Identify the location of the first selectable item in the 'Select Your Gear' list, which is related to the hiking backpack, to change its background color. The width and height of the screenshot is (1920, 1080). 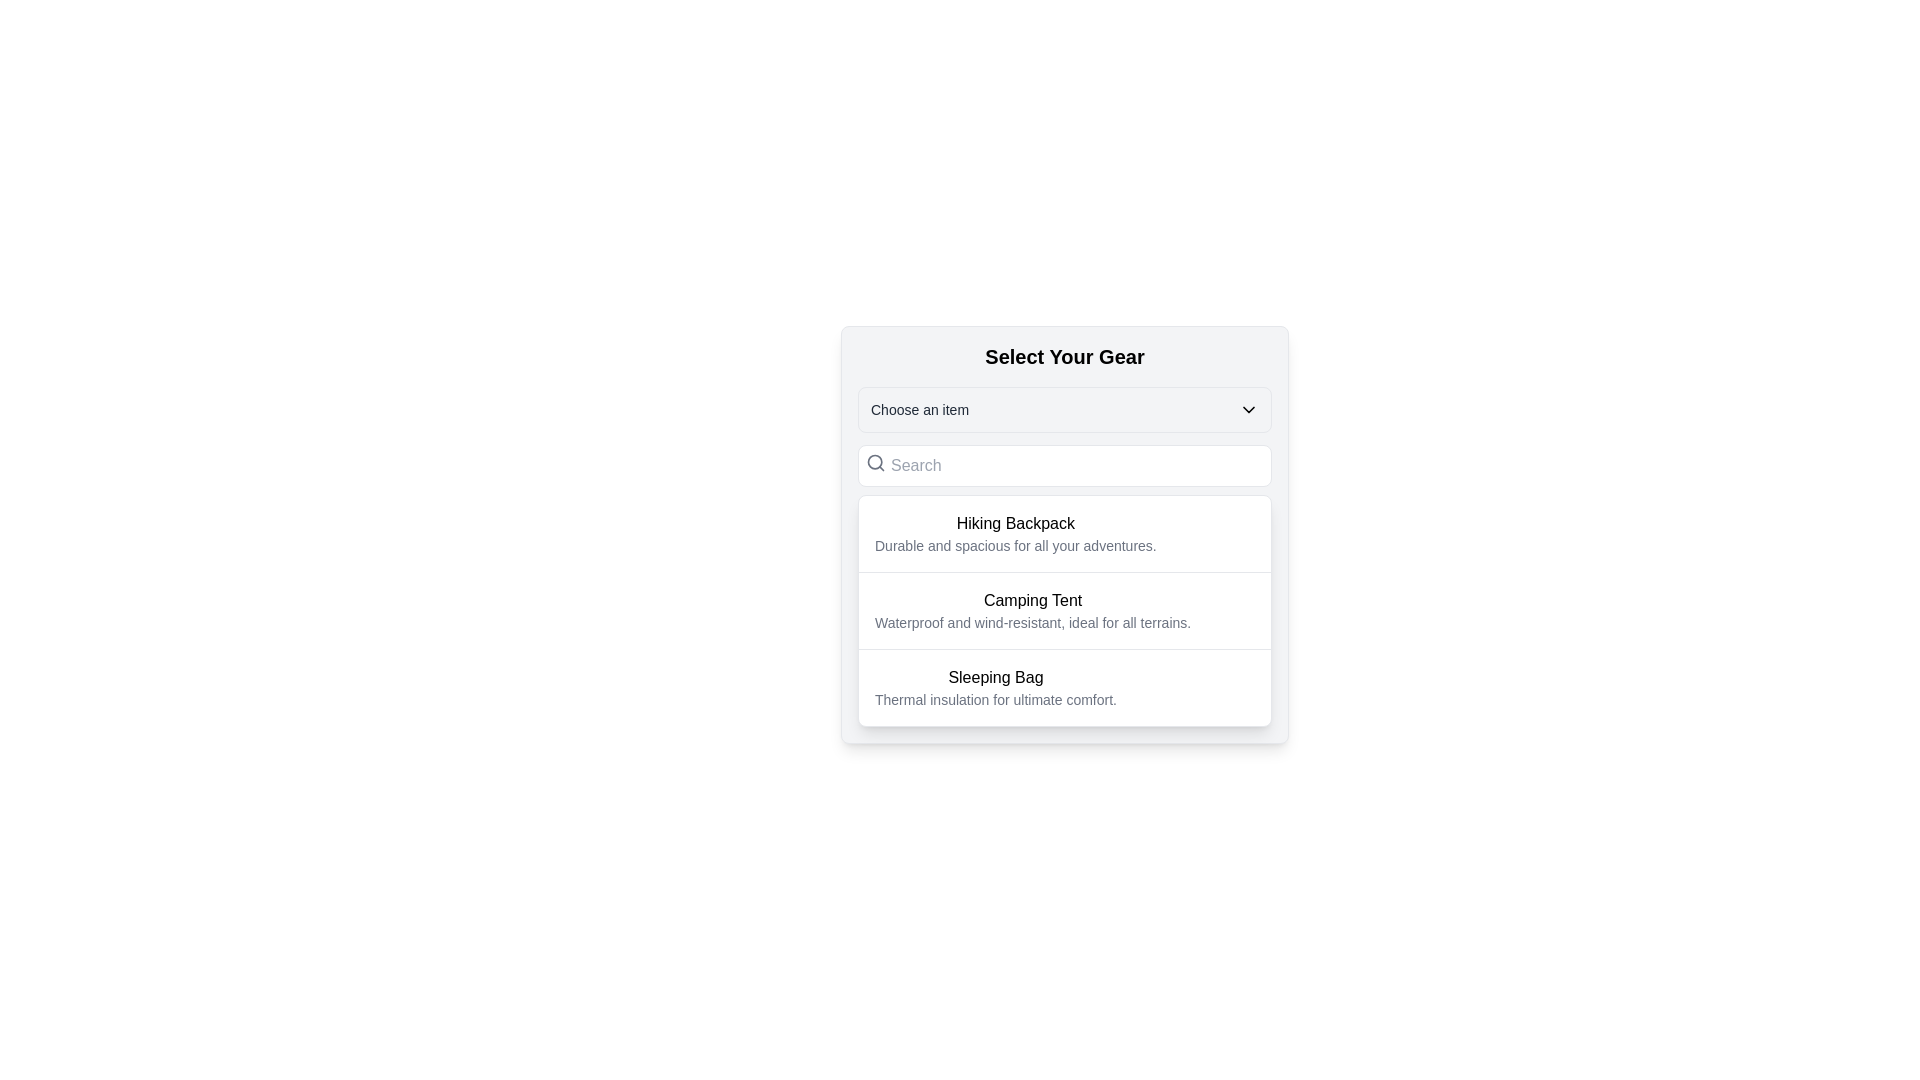
(1064, 532).